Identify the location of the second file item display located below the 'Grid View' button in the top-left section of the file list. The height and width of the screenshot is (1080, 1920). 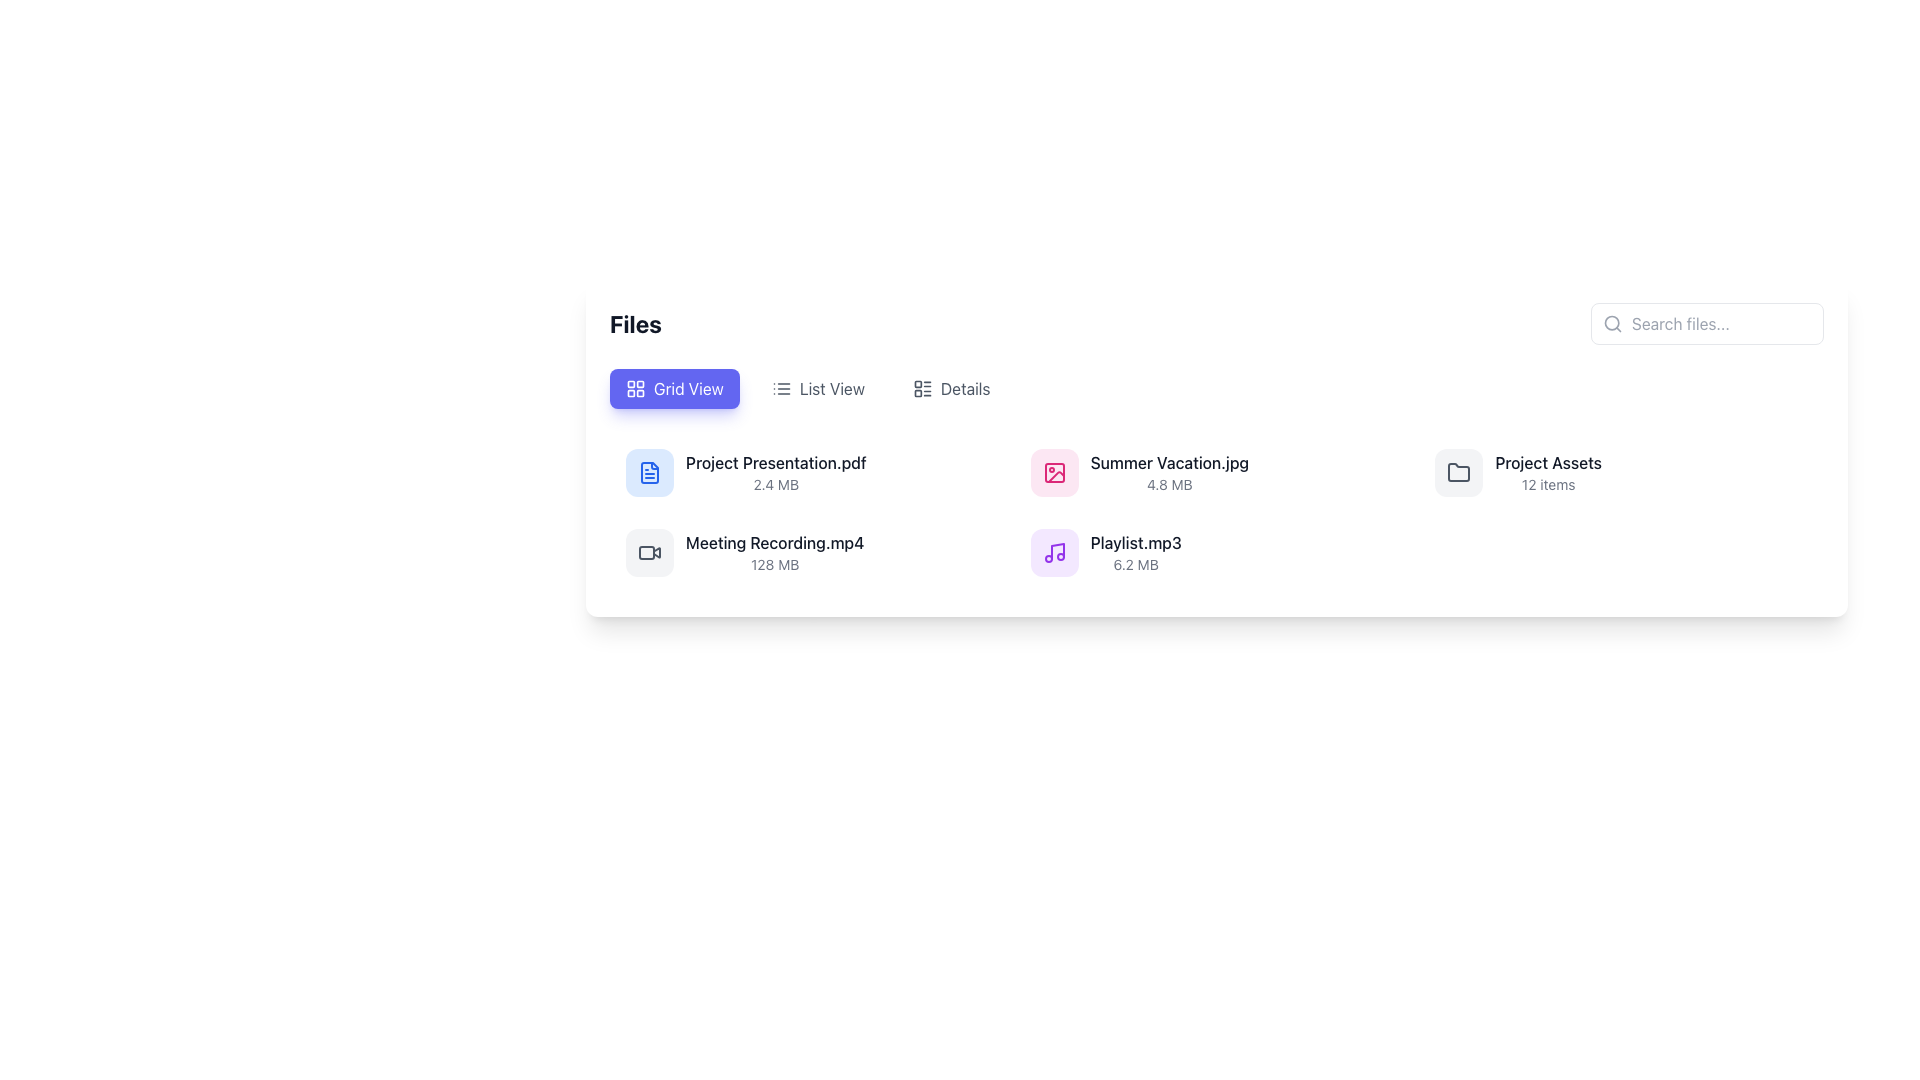
(775, 473).